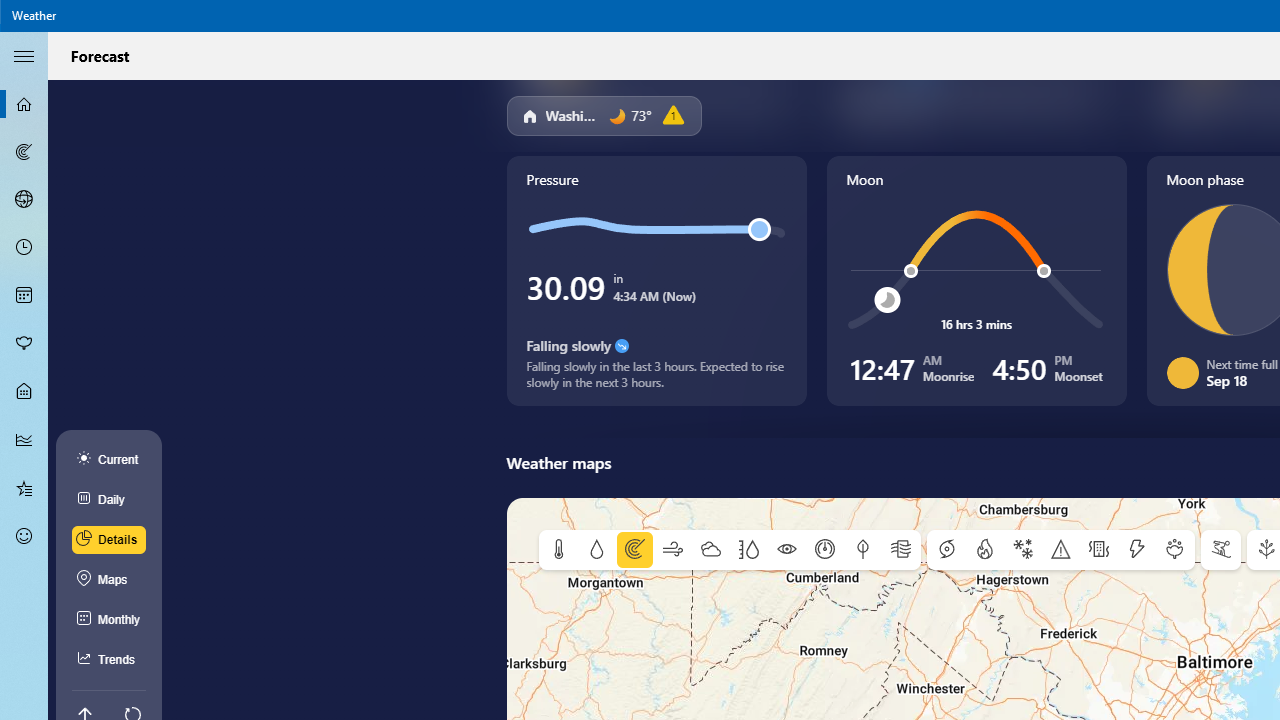 The image size is (1280, 720). I want to click on 'Monthly Forecast - Not Selected', so click(24, 295).